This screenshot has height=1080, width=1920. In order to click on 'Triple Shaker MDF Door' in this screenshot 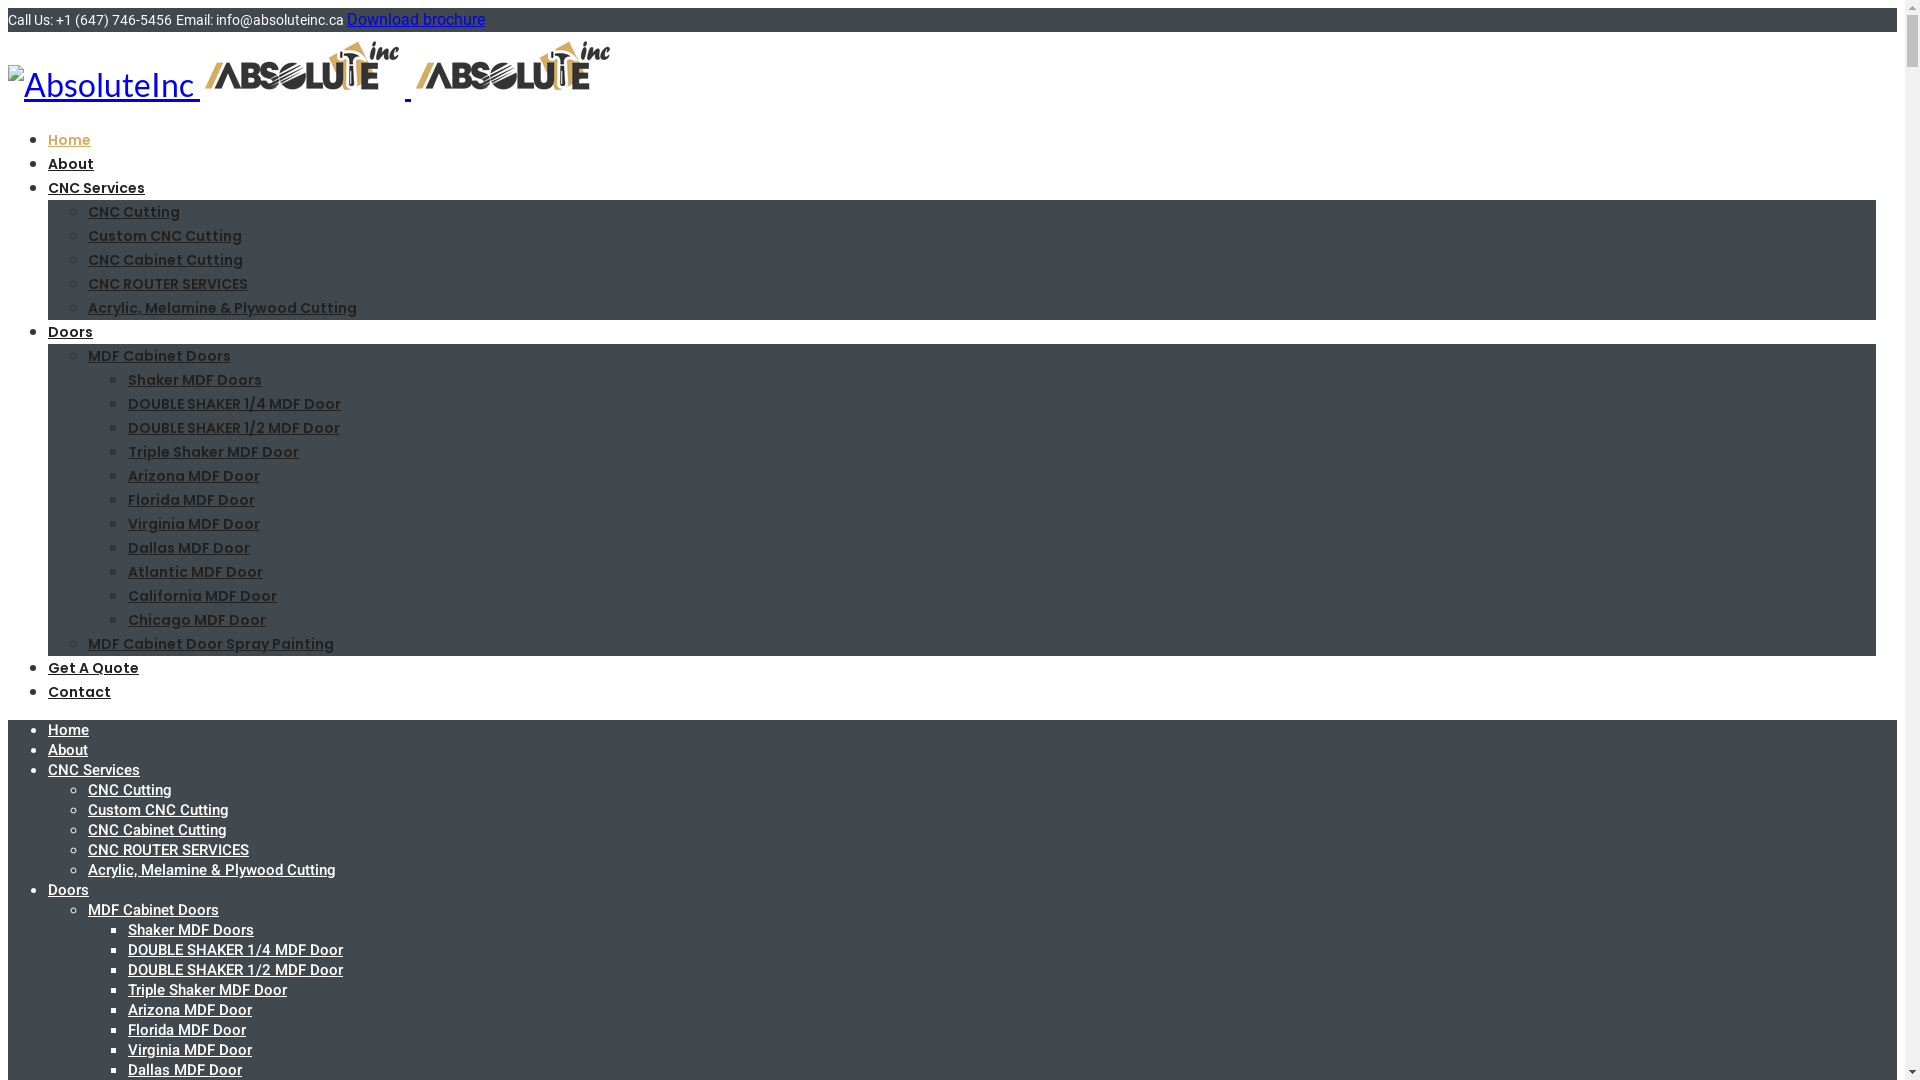, I will do `click(213, 451)`.